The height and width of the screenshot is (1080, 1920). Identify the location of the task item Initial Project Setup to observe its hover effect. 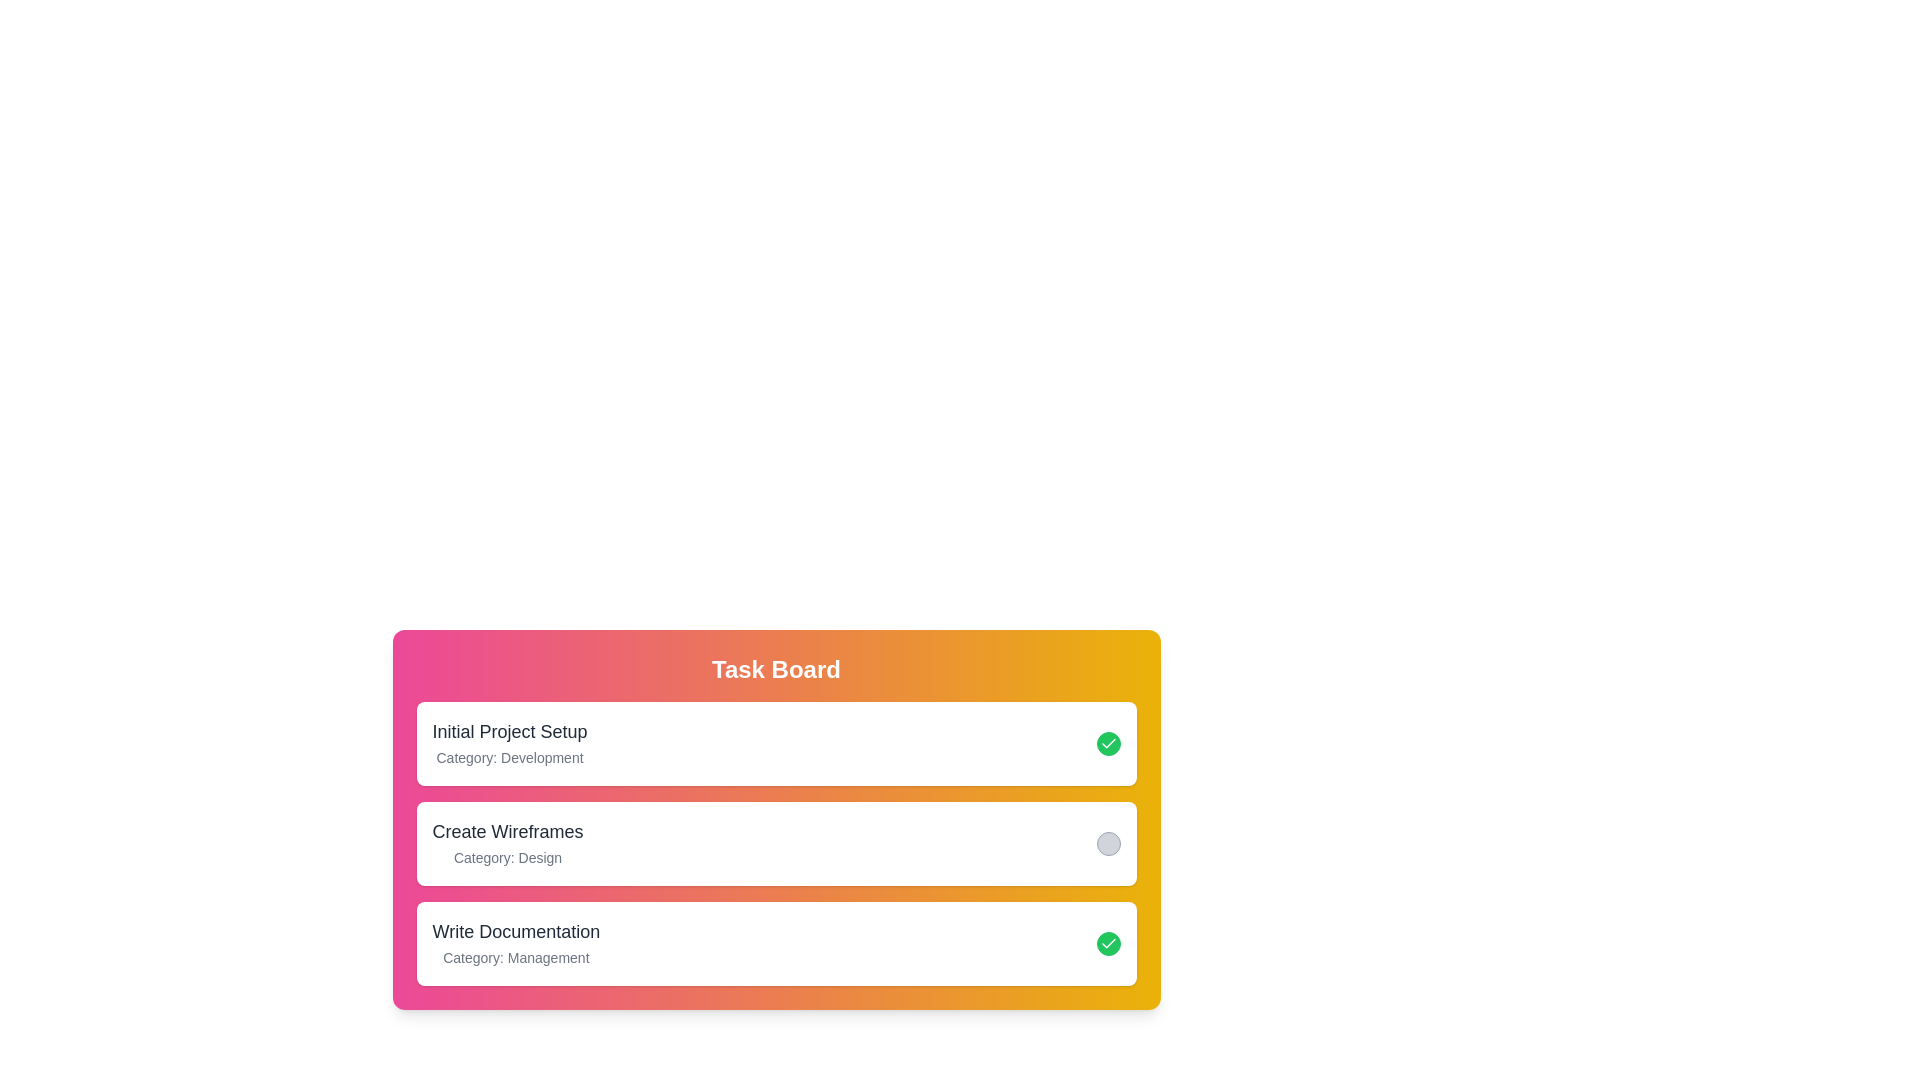
(775, 744).